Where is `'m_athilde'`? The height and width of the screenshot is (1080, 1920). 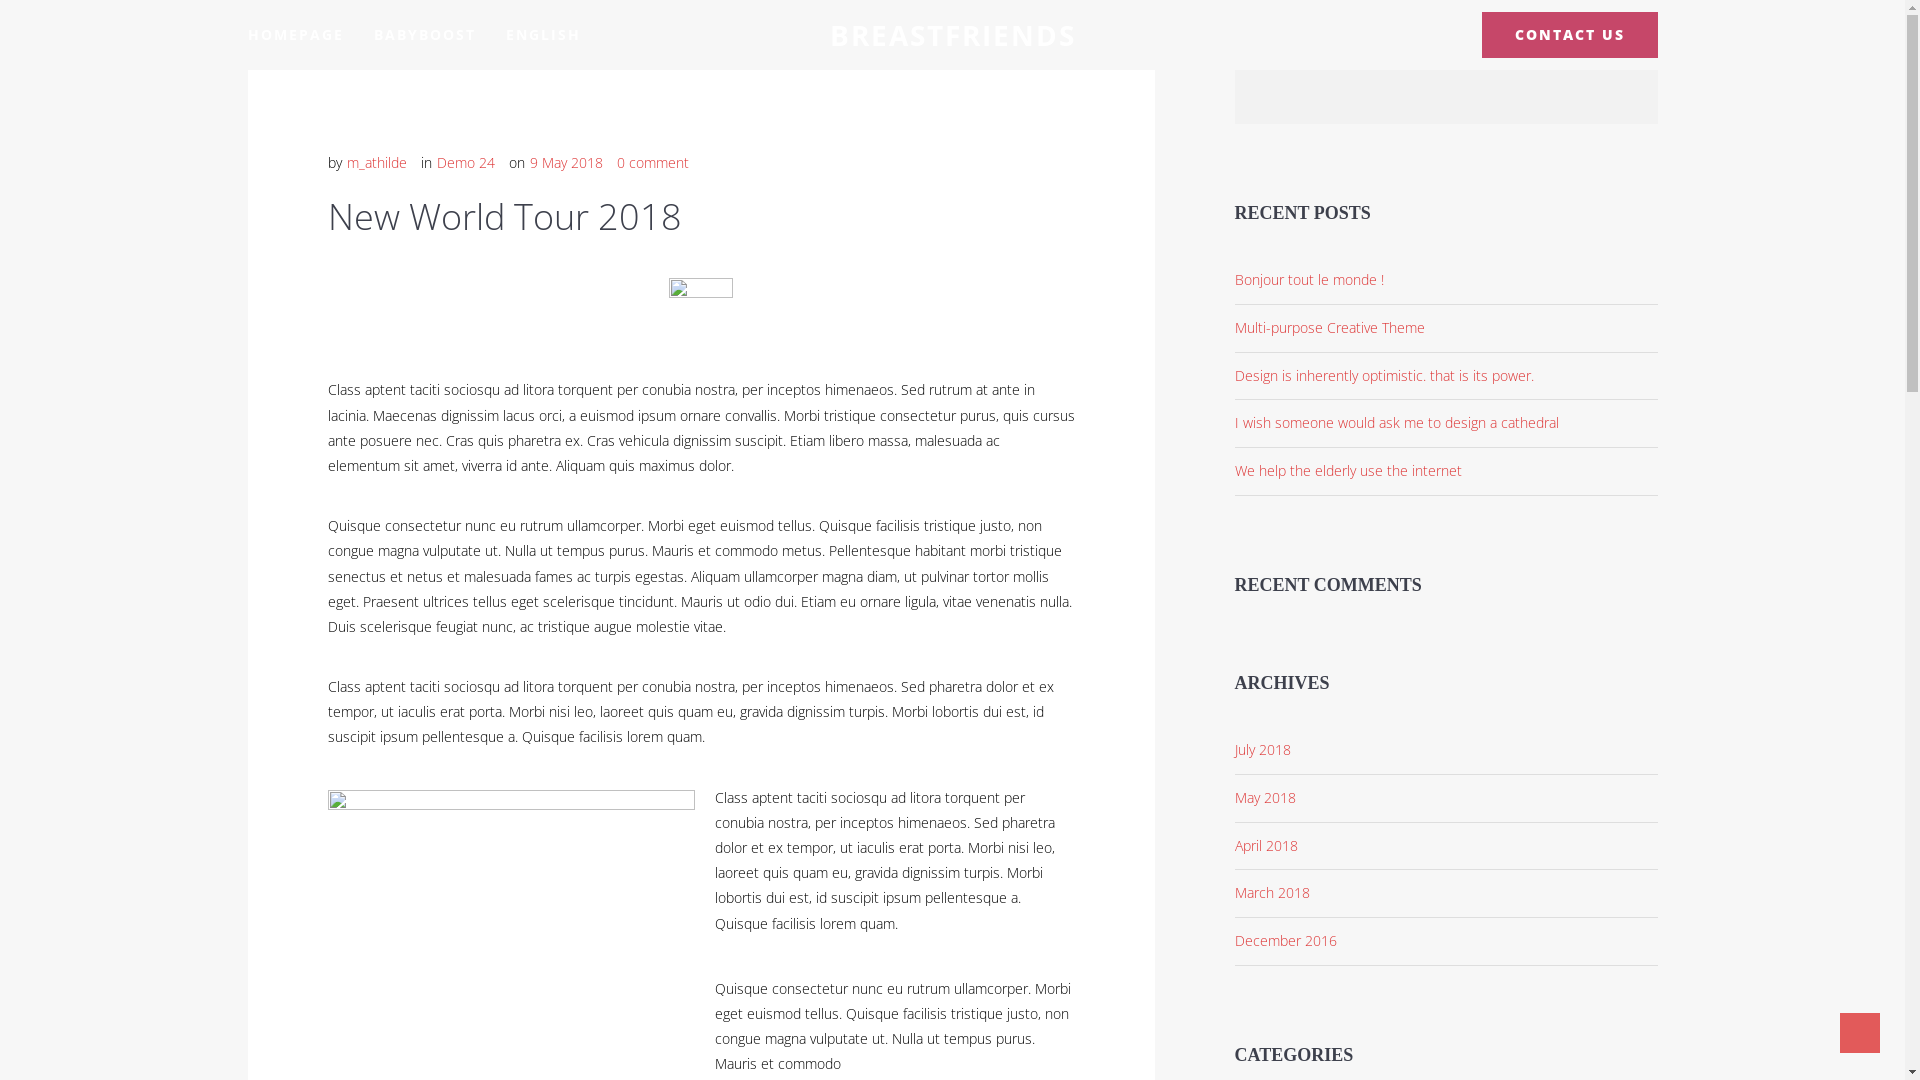 'm_athilde' is located at coordinates (375, 161).